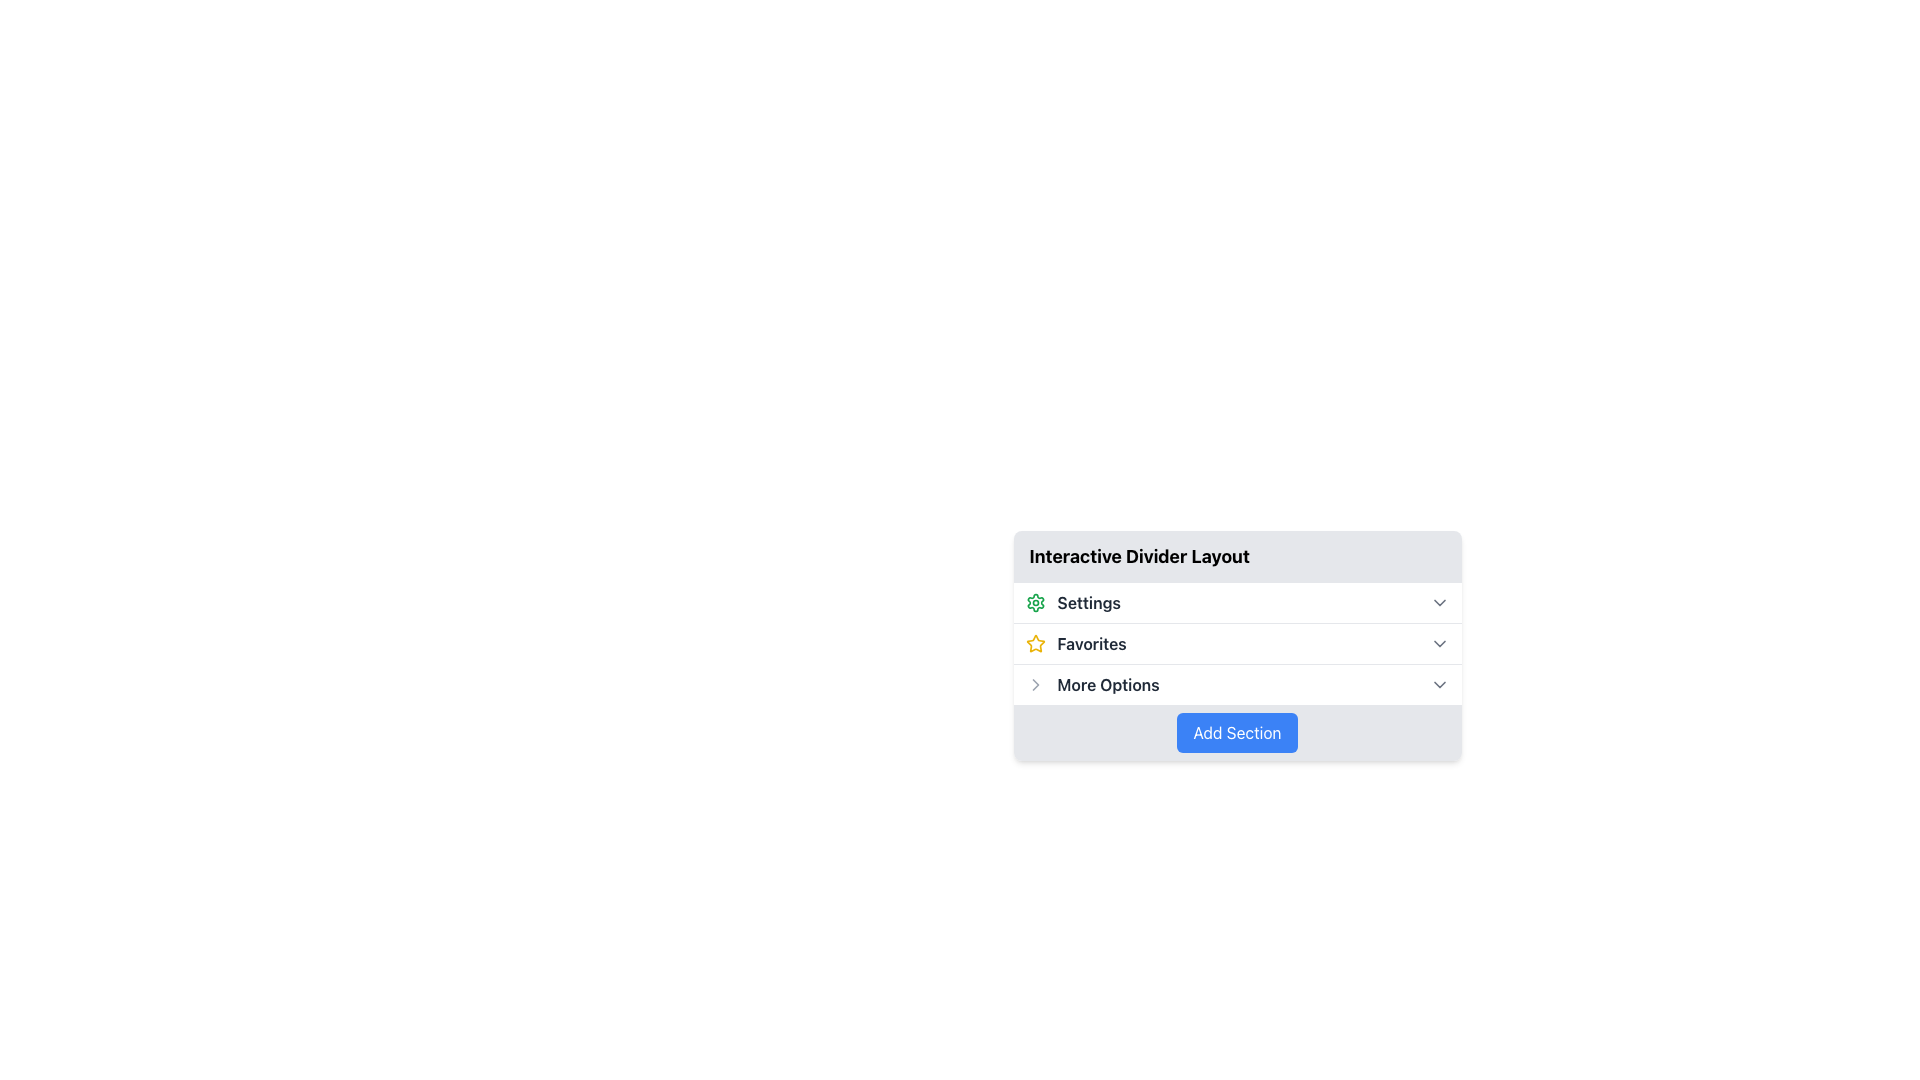 The width and height of the screenshot is (1920, 1080). Describe the element at coordinates (1236, 732) in the screenshot. I see `the button that allows users to add a new section to the current layout, located centrally at the bottom of the 'Interactive Divider Layout'` at that location.